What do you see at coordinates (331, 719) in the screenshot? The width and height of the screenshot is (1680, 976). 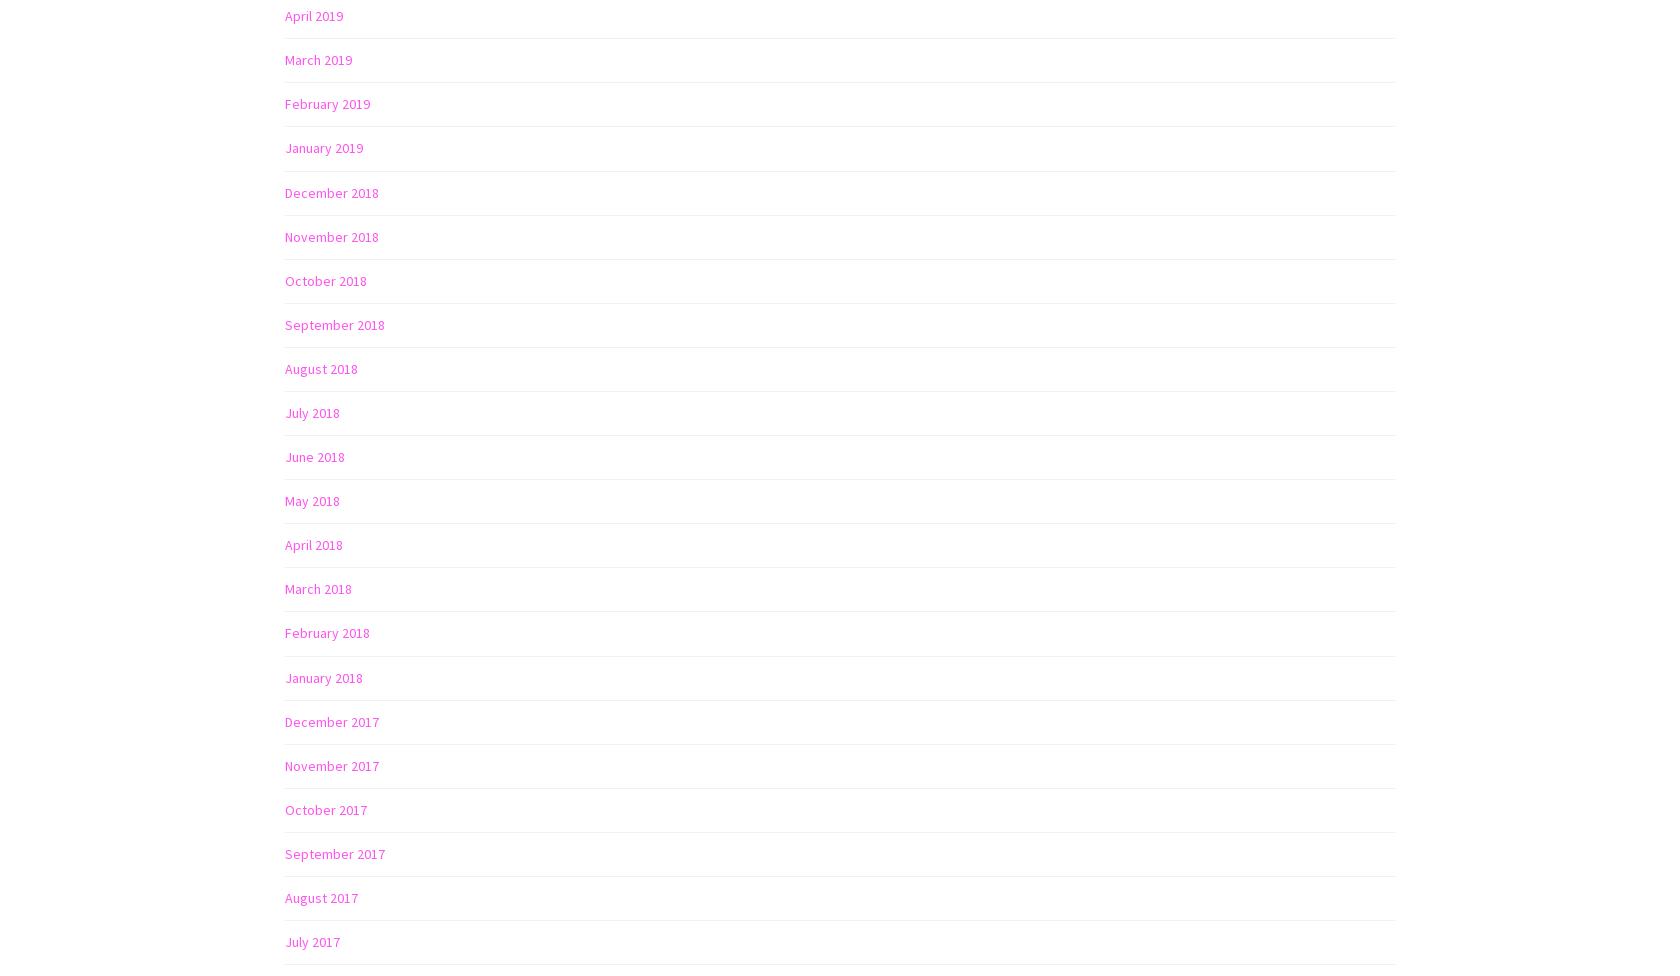 I see `'December 2017'` at bounding box center [331, 719].